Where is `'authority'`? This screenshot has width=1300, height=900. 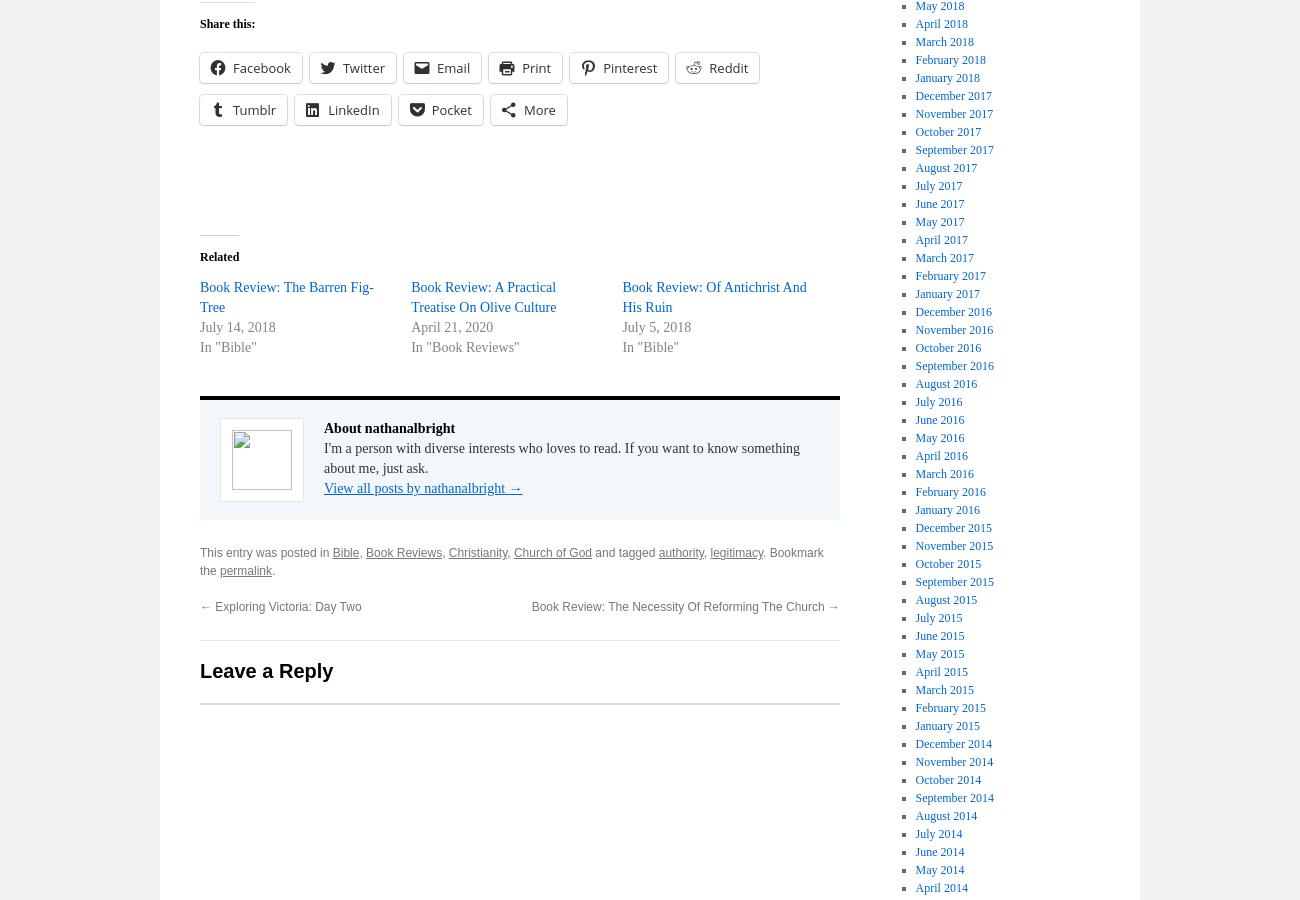 'authority' is located at coordinates (679, 551).